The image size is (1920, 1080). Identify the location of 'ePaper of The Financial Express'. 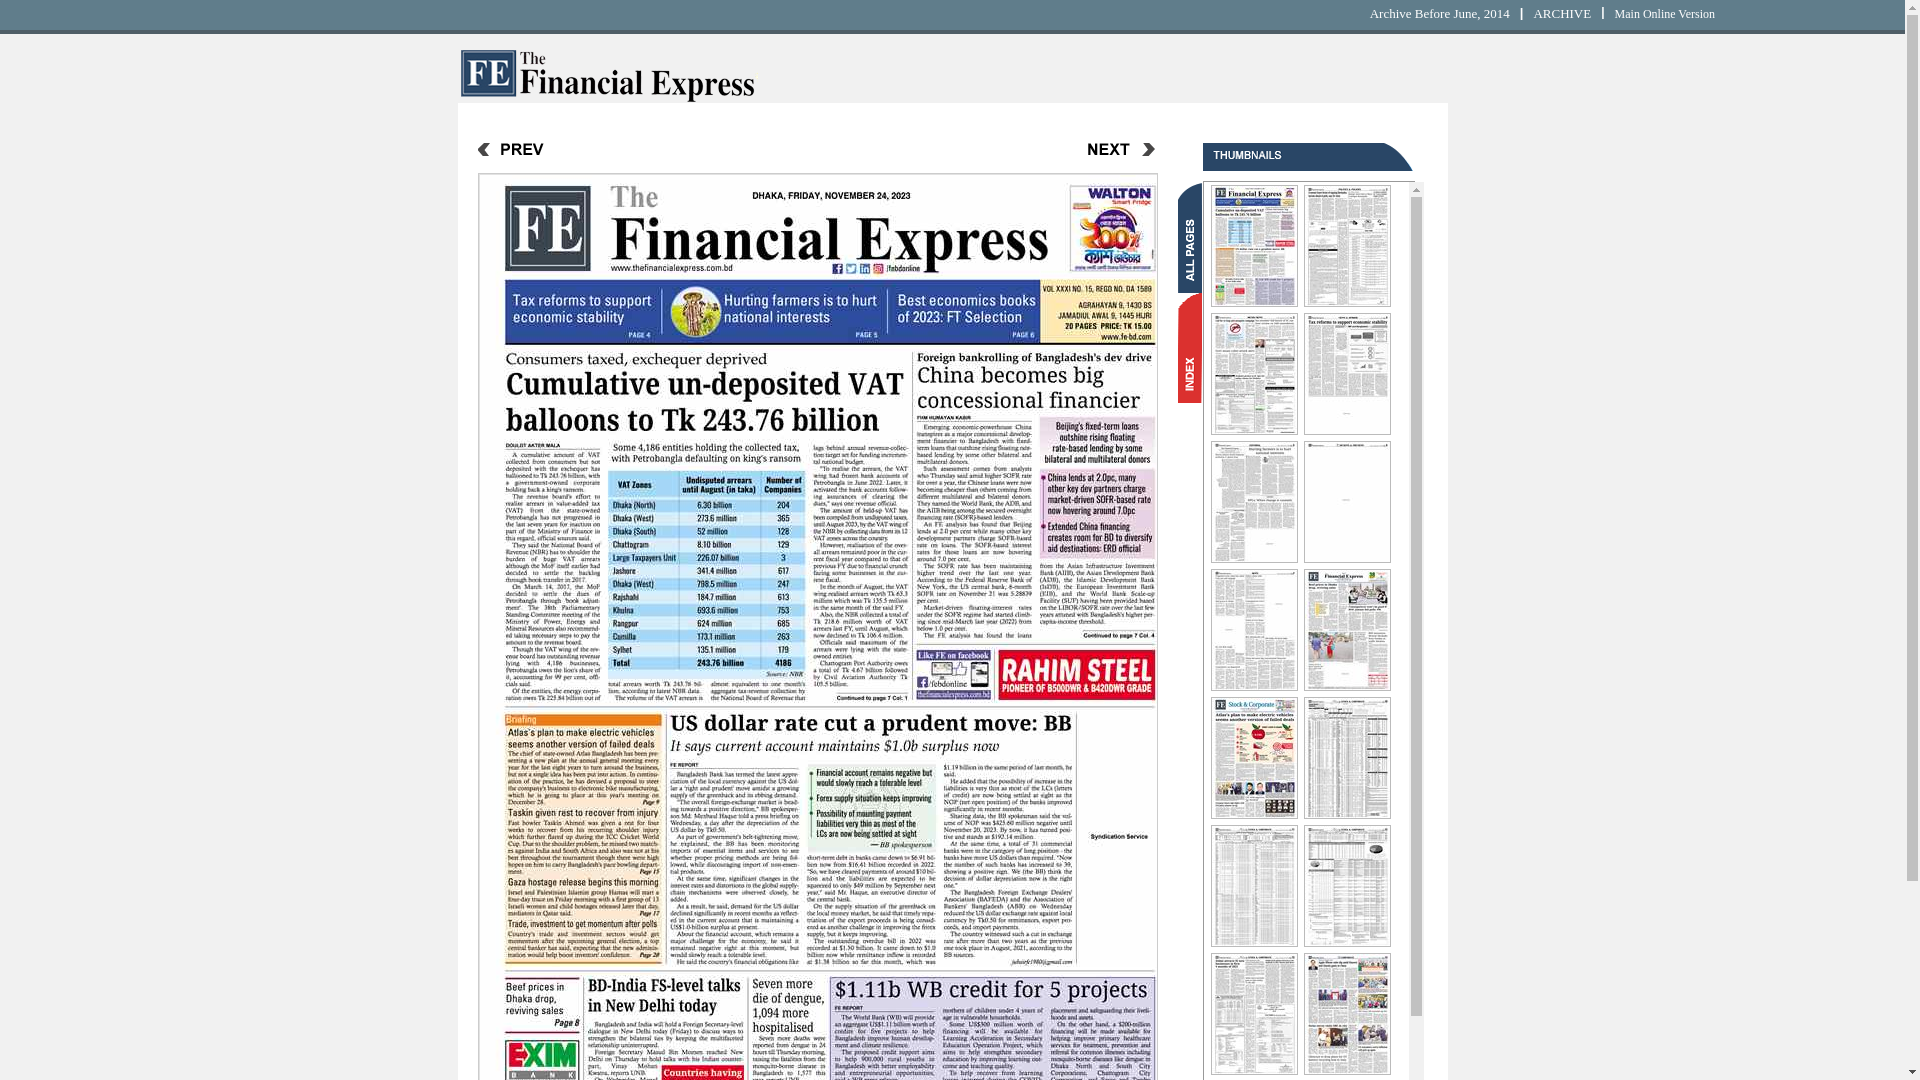
(607, 72).